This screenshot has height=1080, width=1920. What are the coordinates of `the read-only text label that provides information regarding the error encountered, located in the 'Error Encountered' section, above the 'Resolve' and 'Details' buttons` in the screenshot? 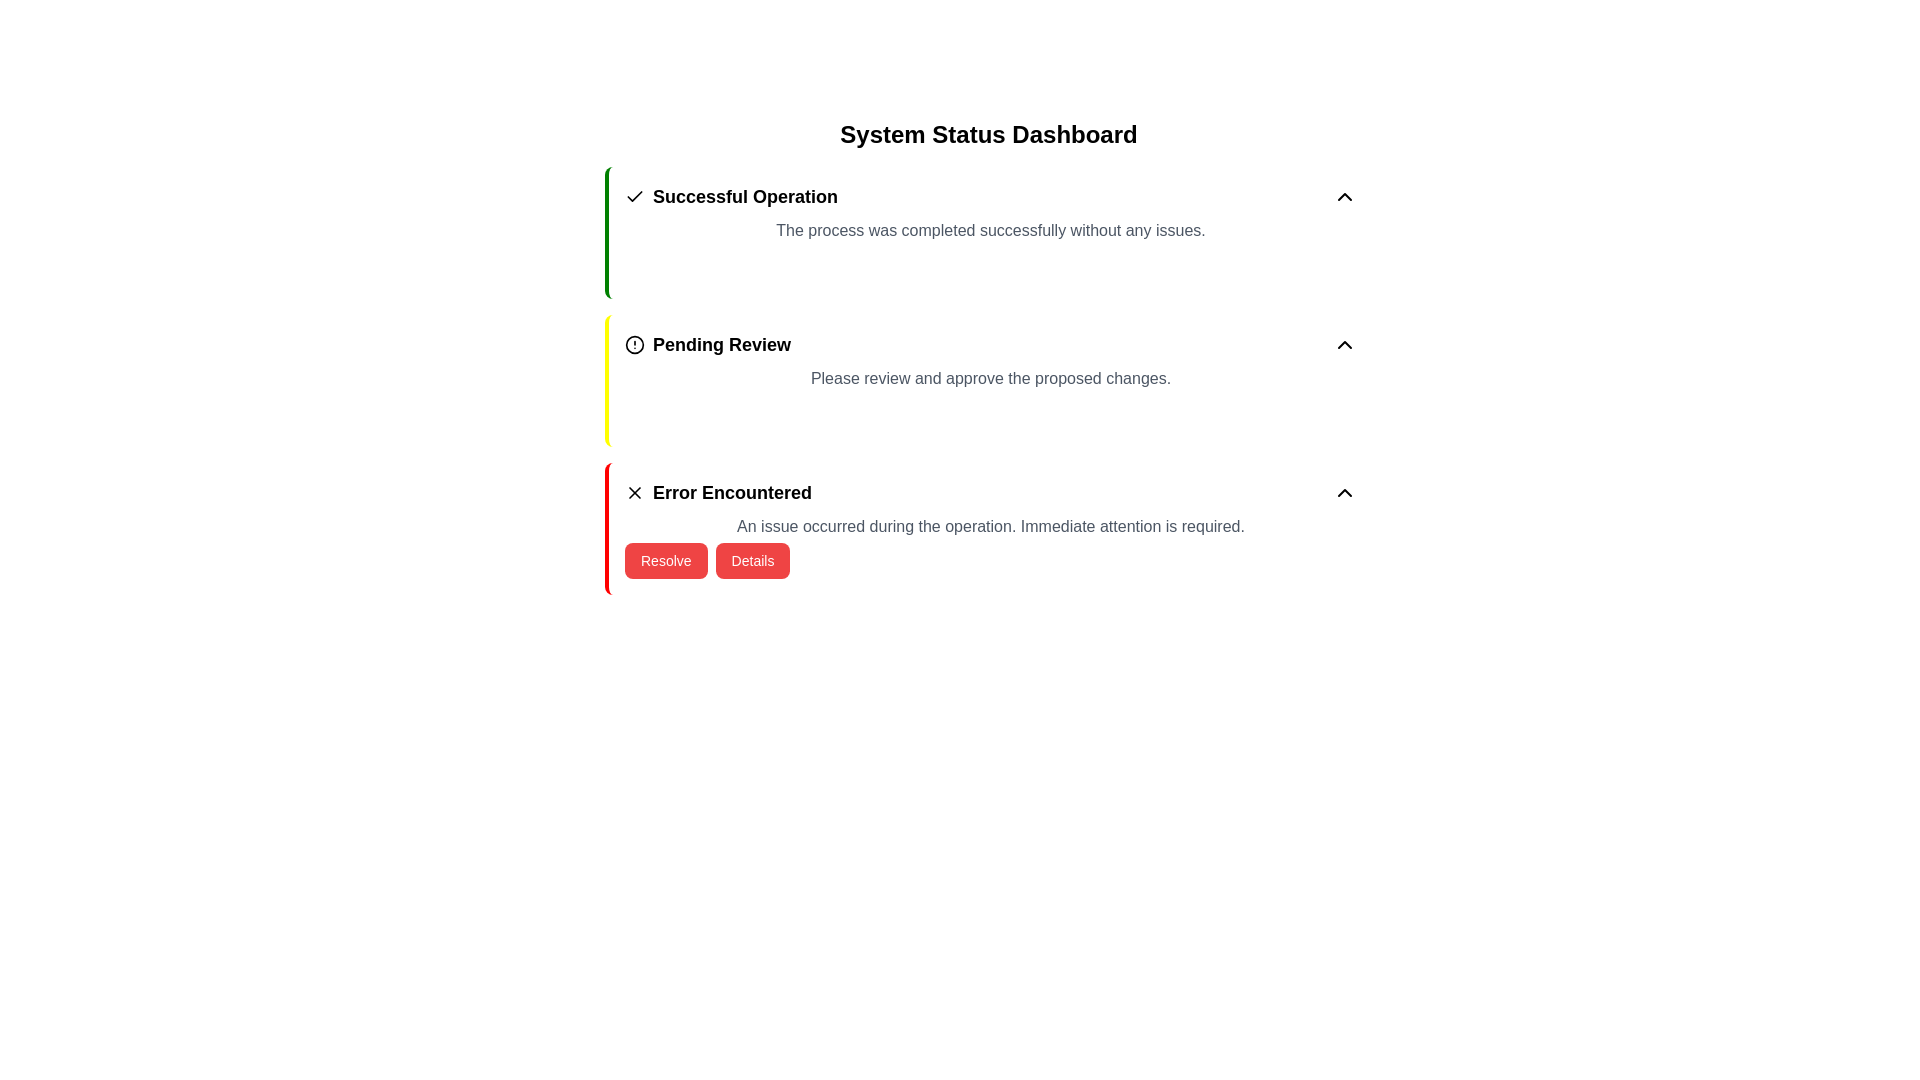 It's located at (990, 526).